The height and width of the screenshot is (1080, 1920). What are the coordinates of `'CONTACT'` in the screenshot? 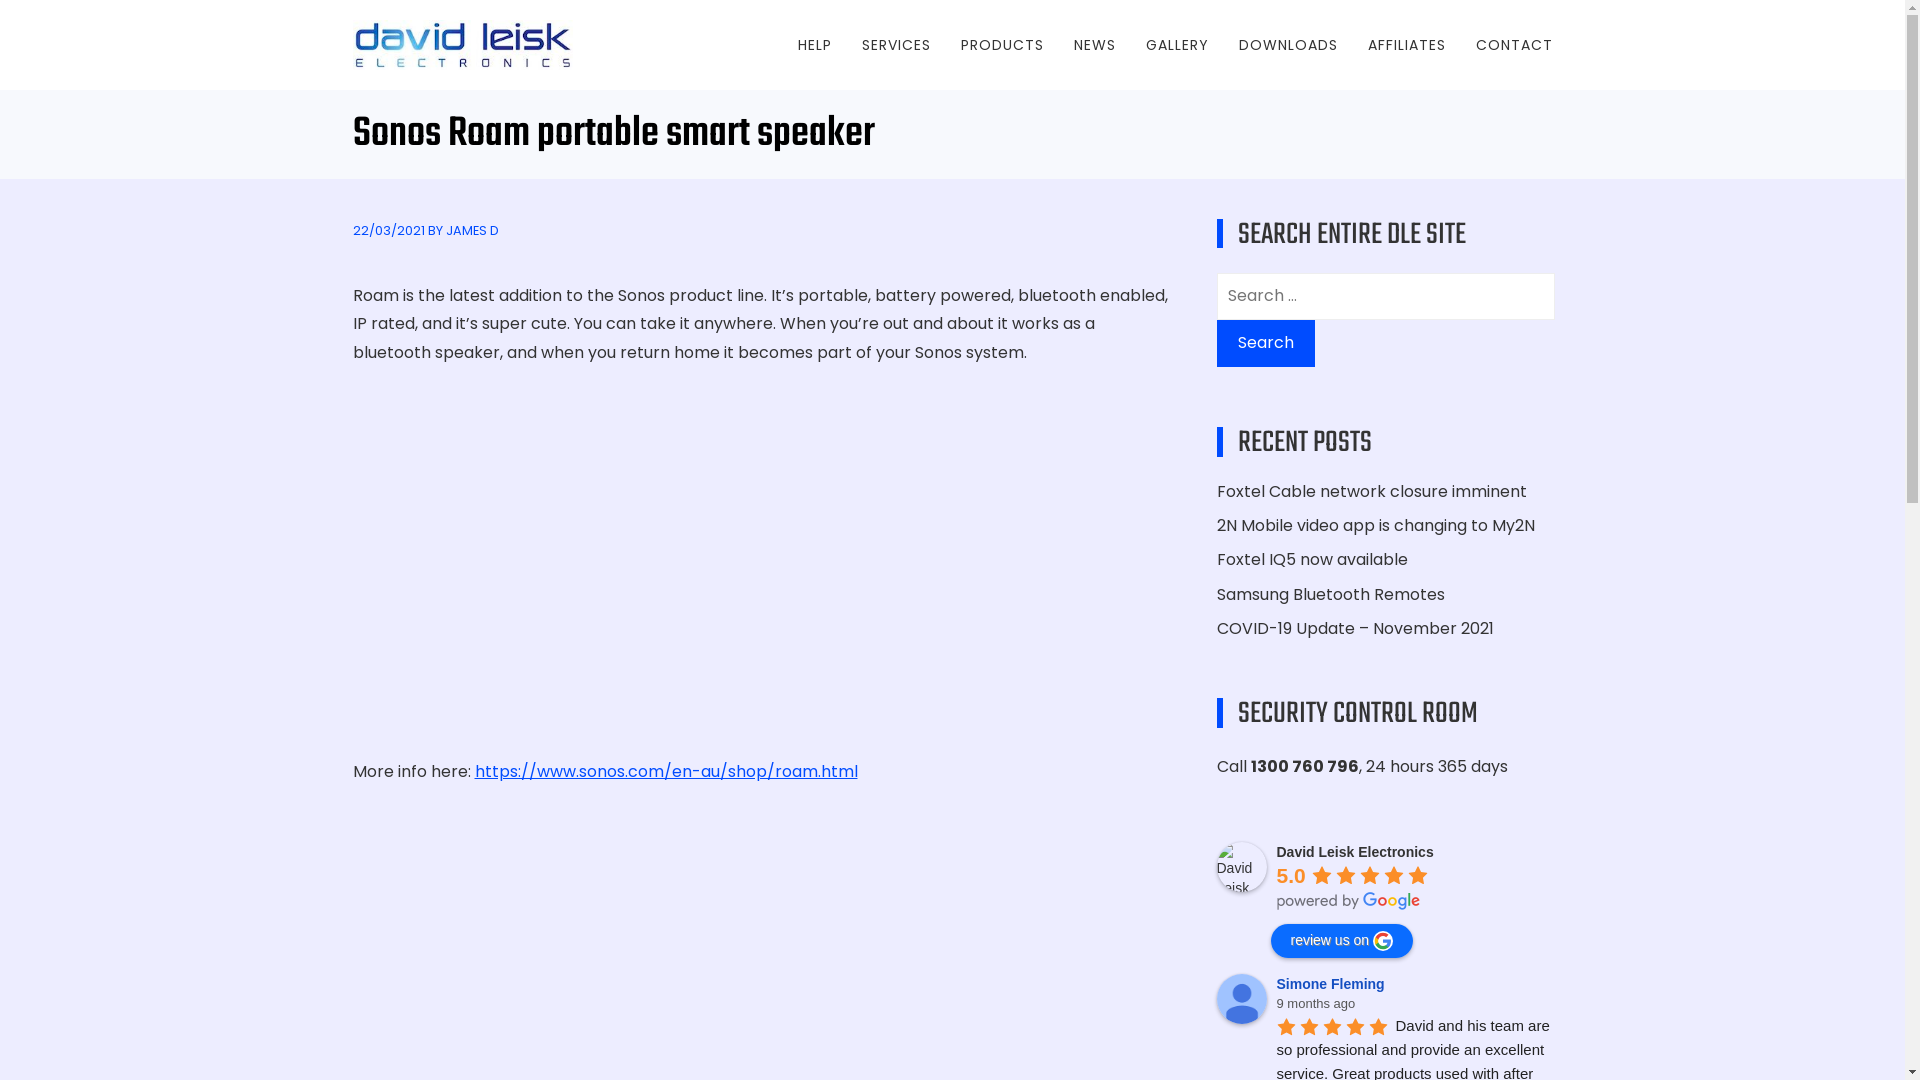 It's located at (1514, 45).